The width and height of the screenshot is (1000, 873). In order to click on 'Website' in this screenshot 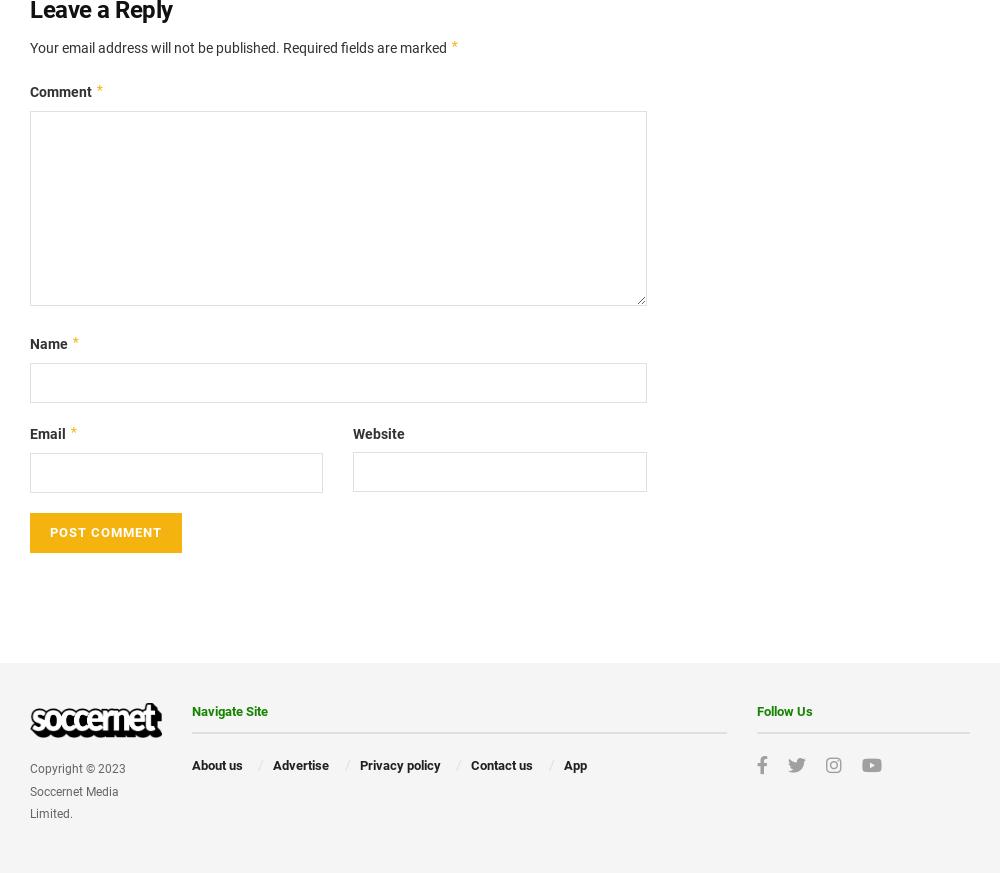, I will do `click(379, 432)`.